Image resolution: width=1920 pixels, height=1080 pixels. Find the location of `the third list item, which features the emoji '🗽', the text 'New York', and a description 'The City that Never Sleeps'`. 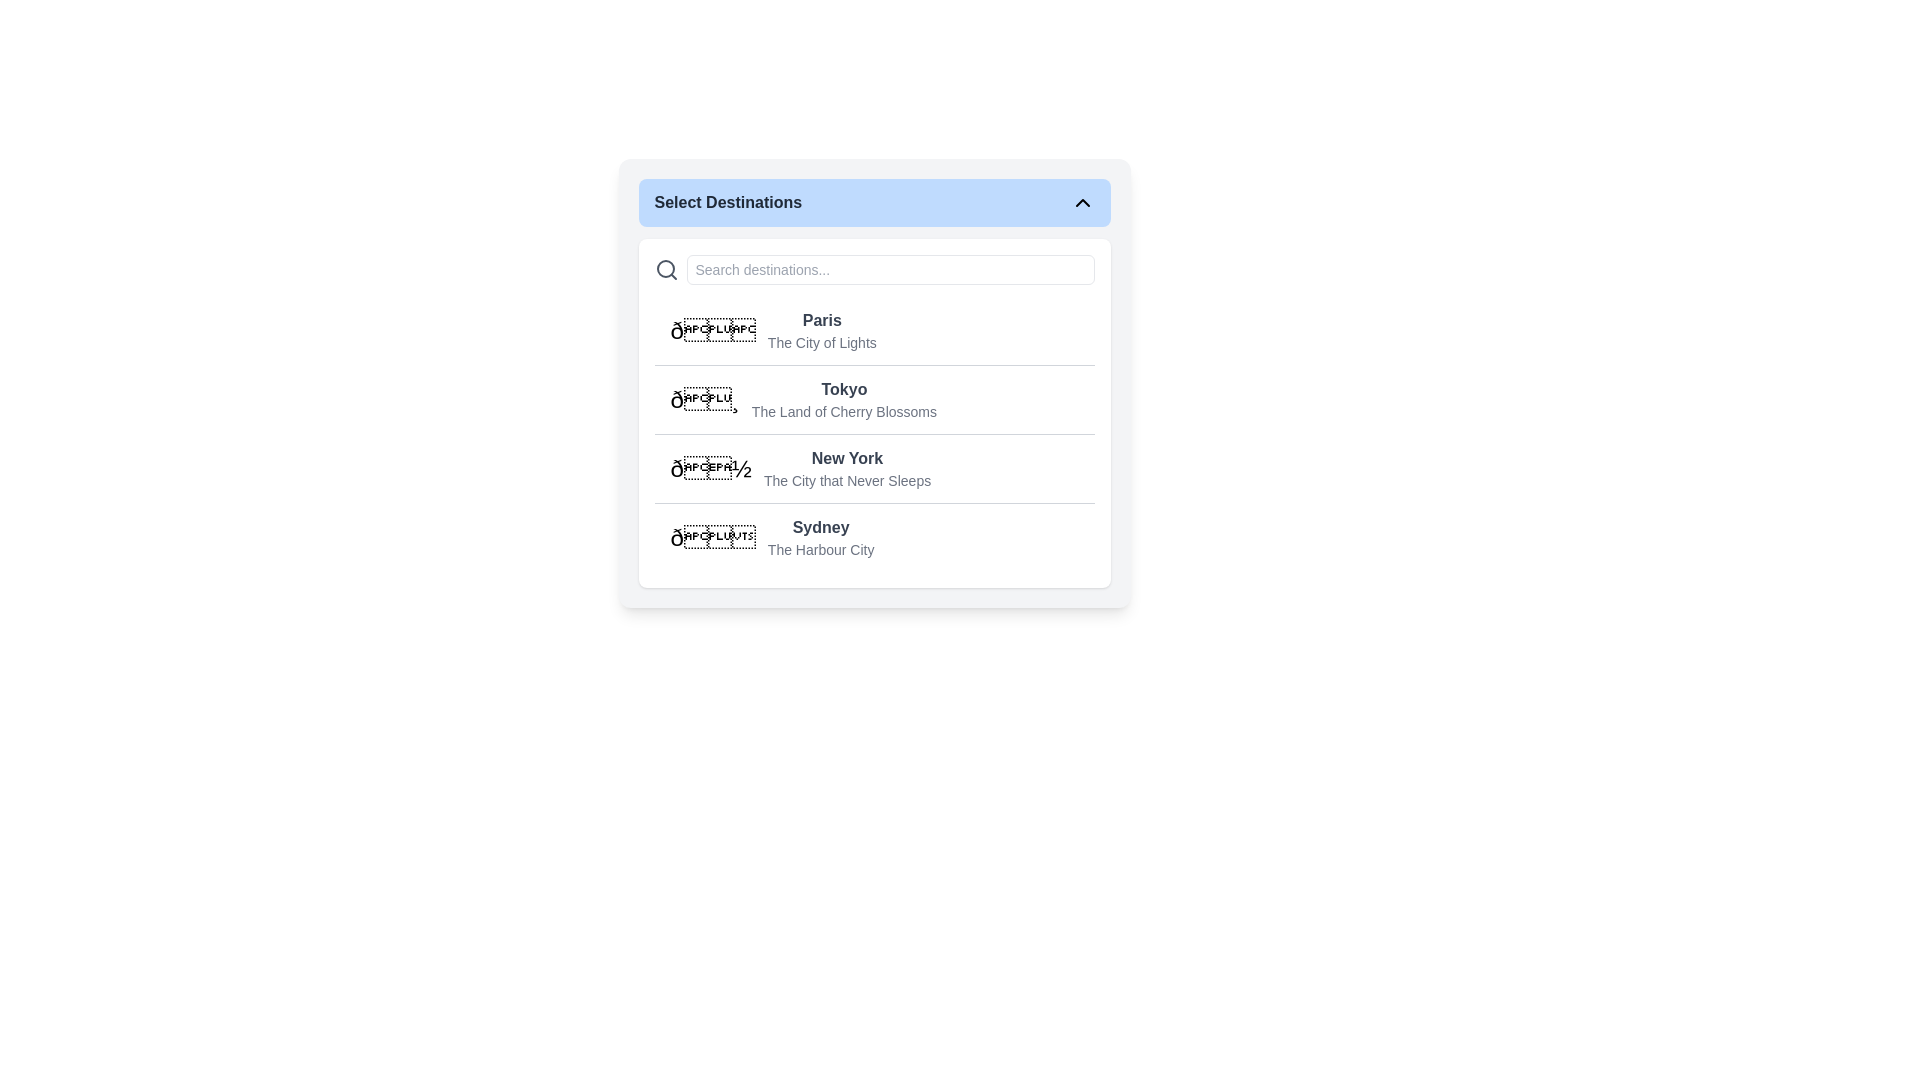

the third list item, which features the emoji '🗽', the text 'New York', and a description 'The City that Never Sleeps' is located at coordinates (874, 468).